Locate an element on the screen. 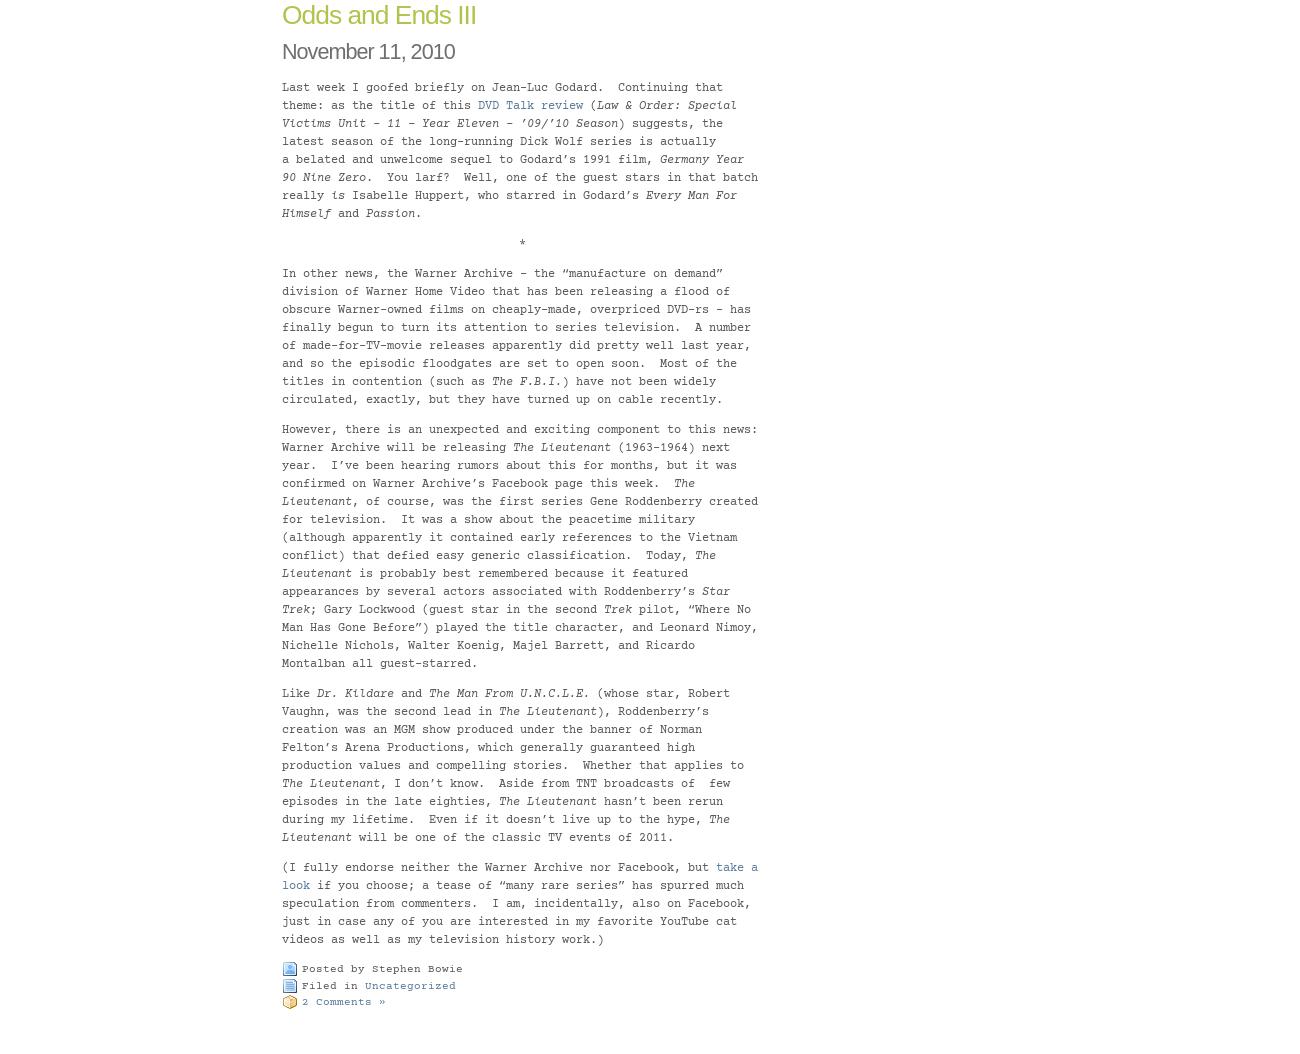 Image resolution: width=1300 pixels, height=1054 pixels. 'DVD Talk review' is located at coordinates (530, 106).